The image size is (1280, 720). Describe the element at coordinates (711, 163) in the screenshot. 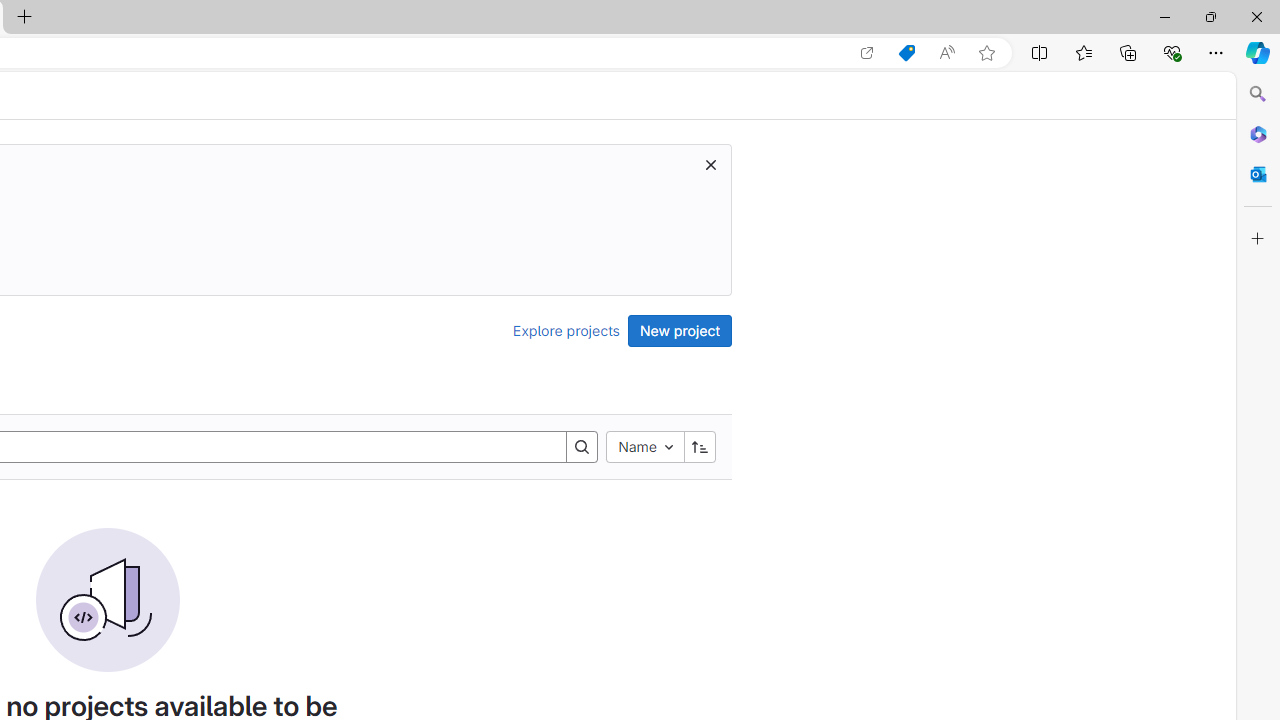

I see `'Dismiss trial promotion'` at that location.